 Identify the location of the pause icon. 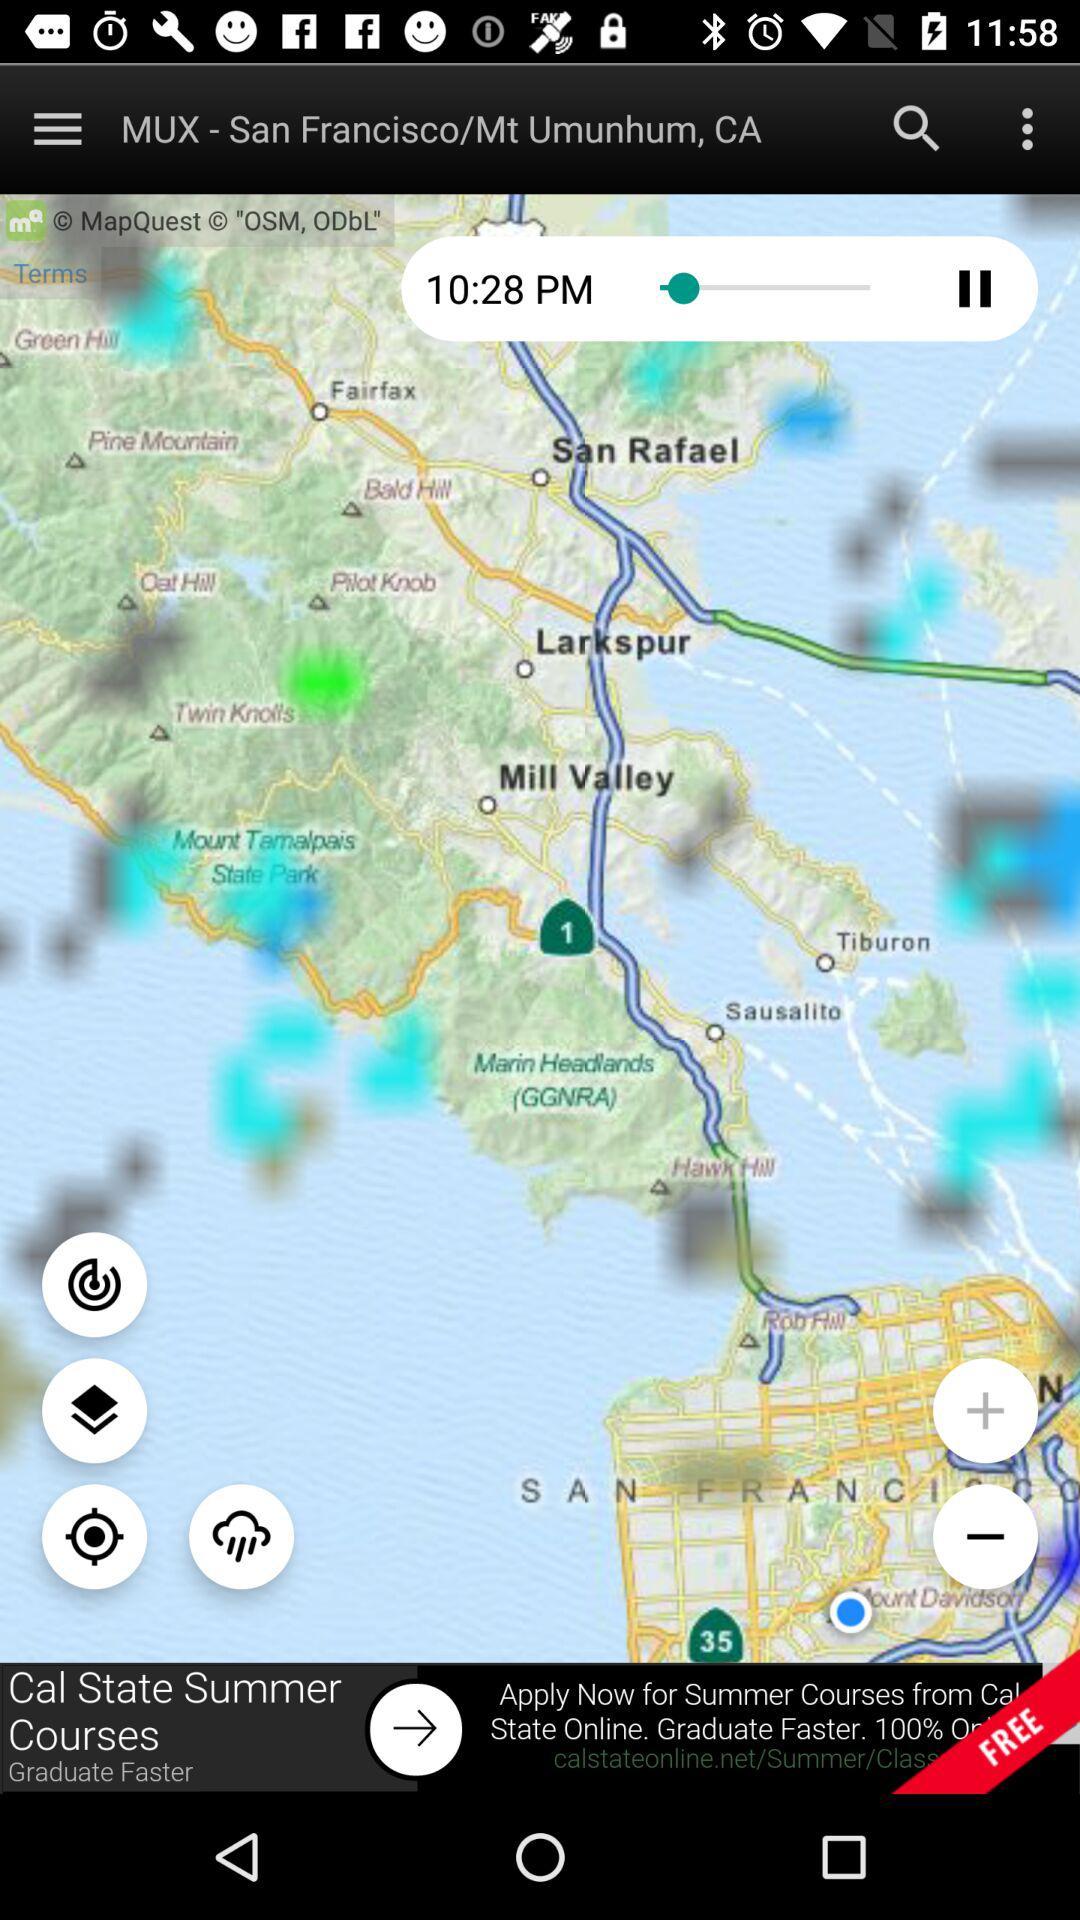
(974, 287).